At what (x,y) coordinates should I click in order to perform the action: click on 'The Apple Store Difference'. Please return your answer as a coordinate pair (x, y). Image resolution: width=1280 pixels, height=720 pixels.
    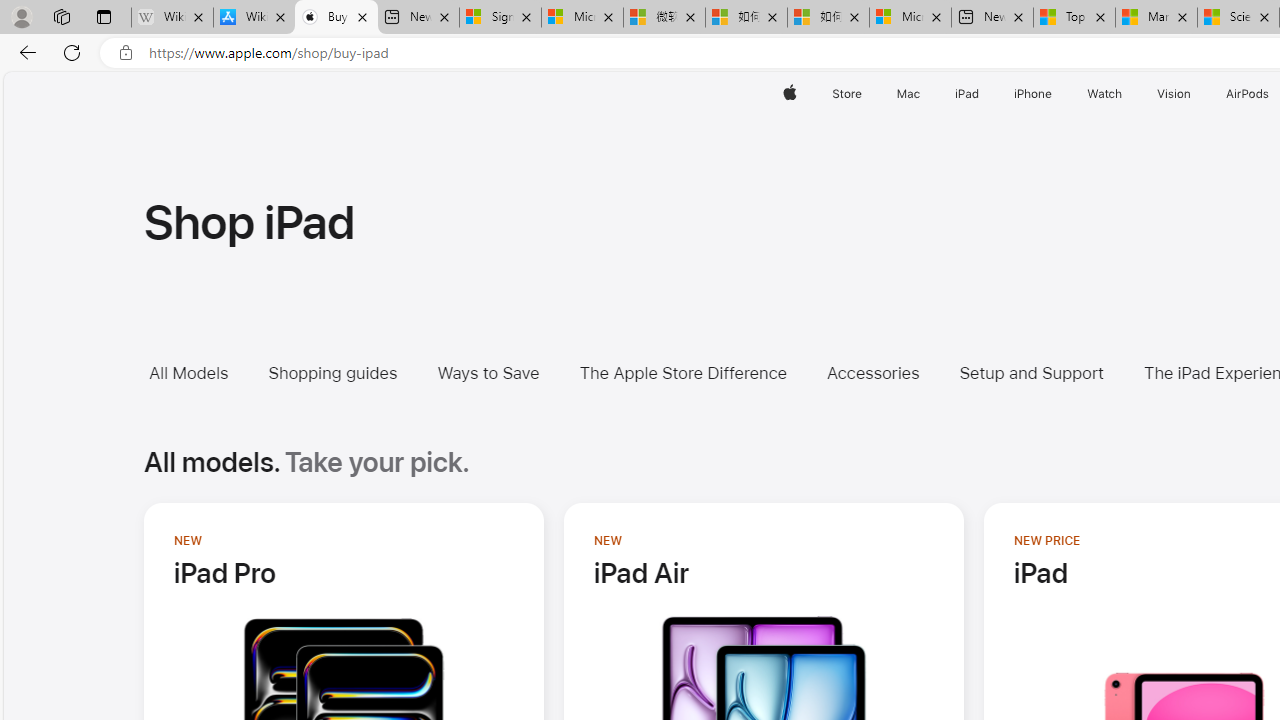
    Looking at the image, I should click on (682, 373).